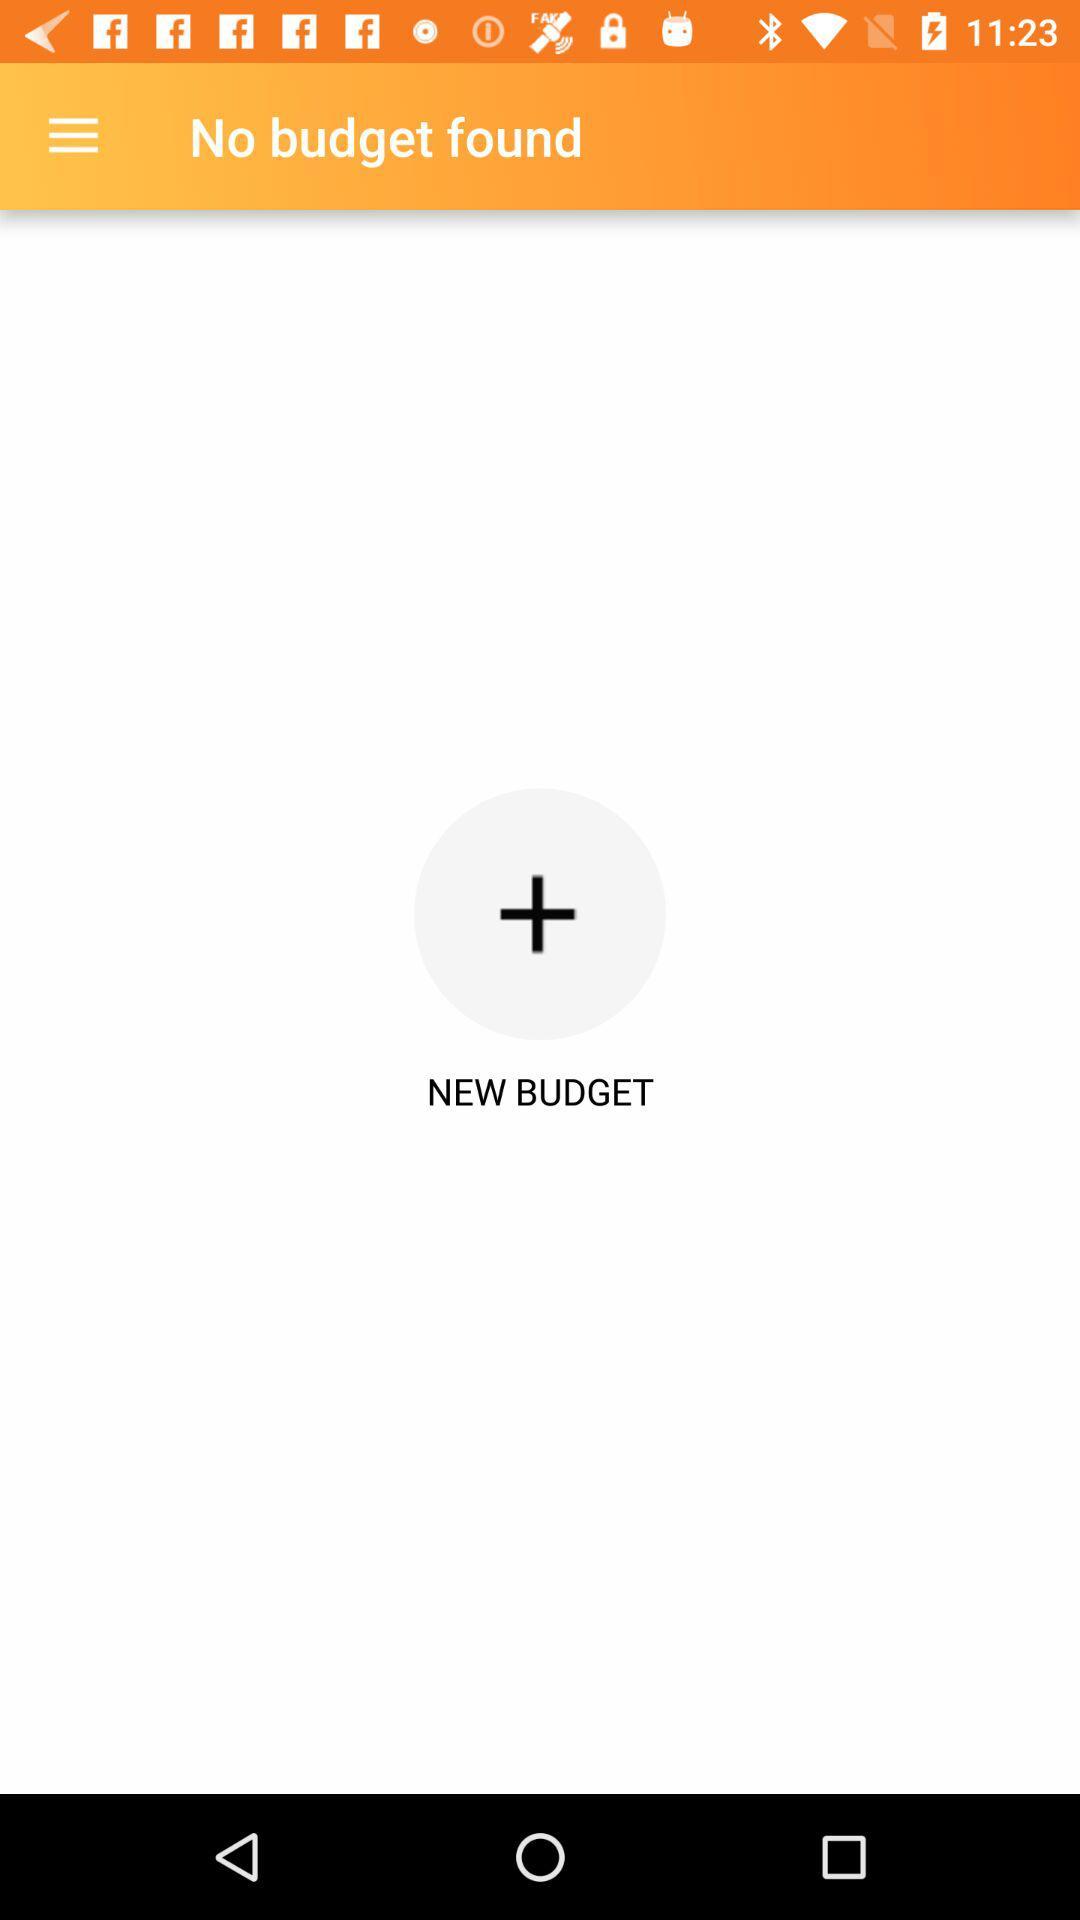 Image resolution: width=1080 pixels, height=1920 pixels. Describe the element at coordinates (540, 1090) in the screenshot. I see `the new budget` at that location.